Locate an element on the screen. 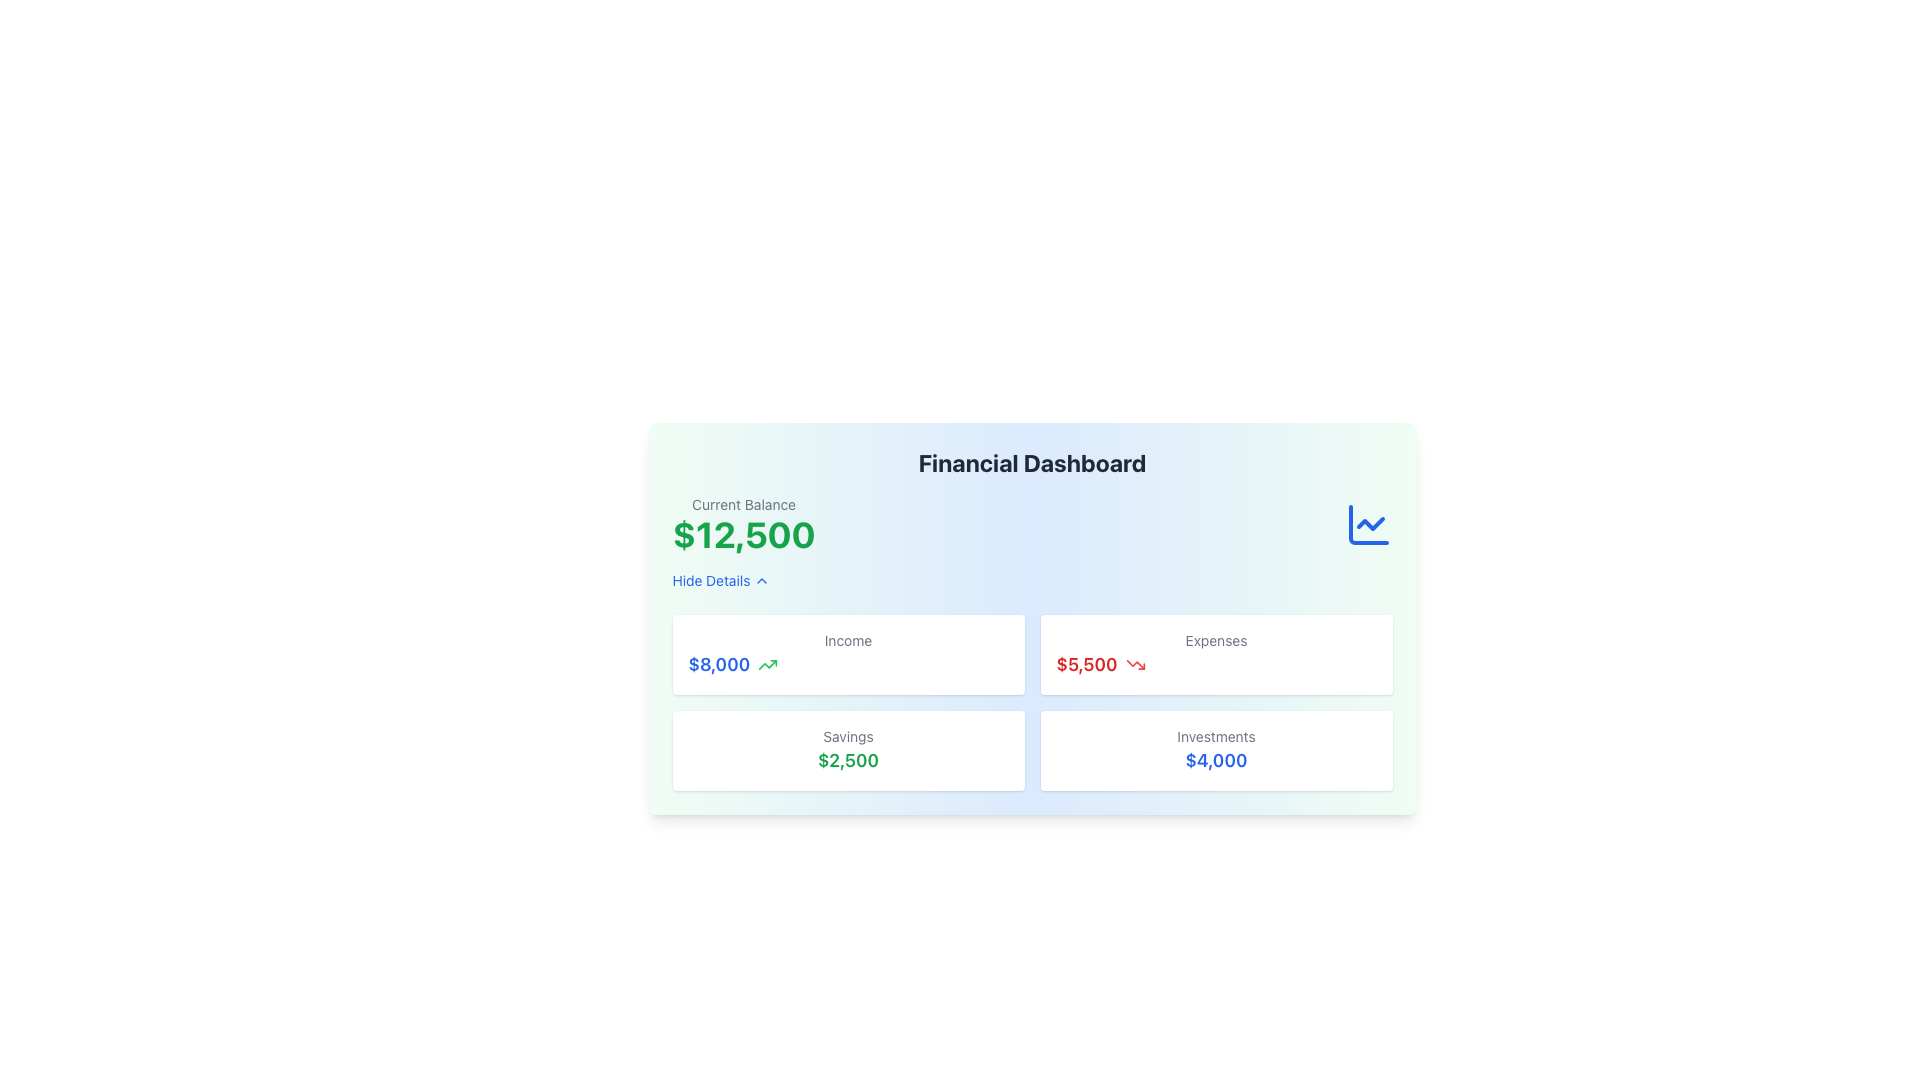 The image size is (1920, 1080). the Informational Card displaying the text 'Investments' and '$4,000' located at the bottom-right of the grid structure is located at coordinates (1215, 751).